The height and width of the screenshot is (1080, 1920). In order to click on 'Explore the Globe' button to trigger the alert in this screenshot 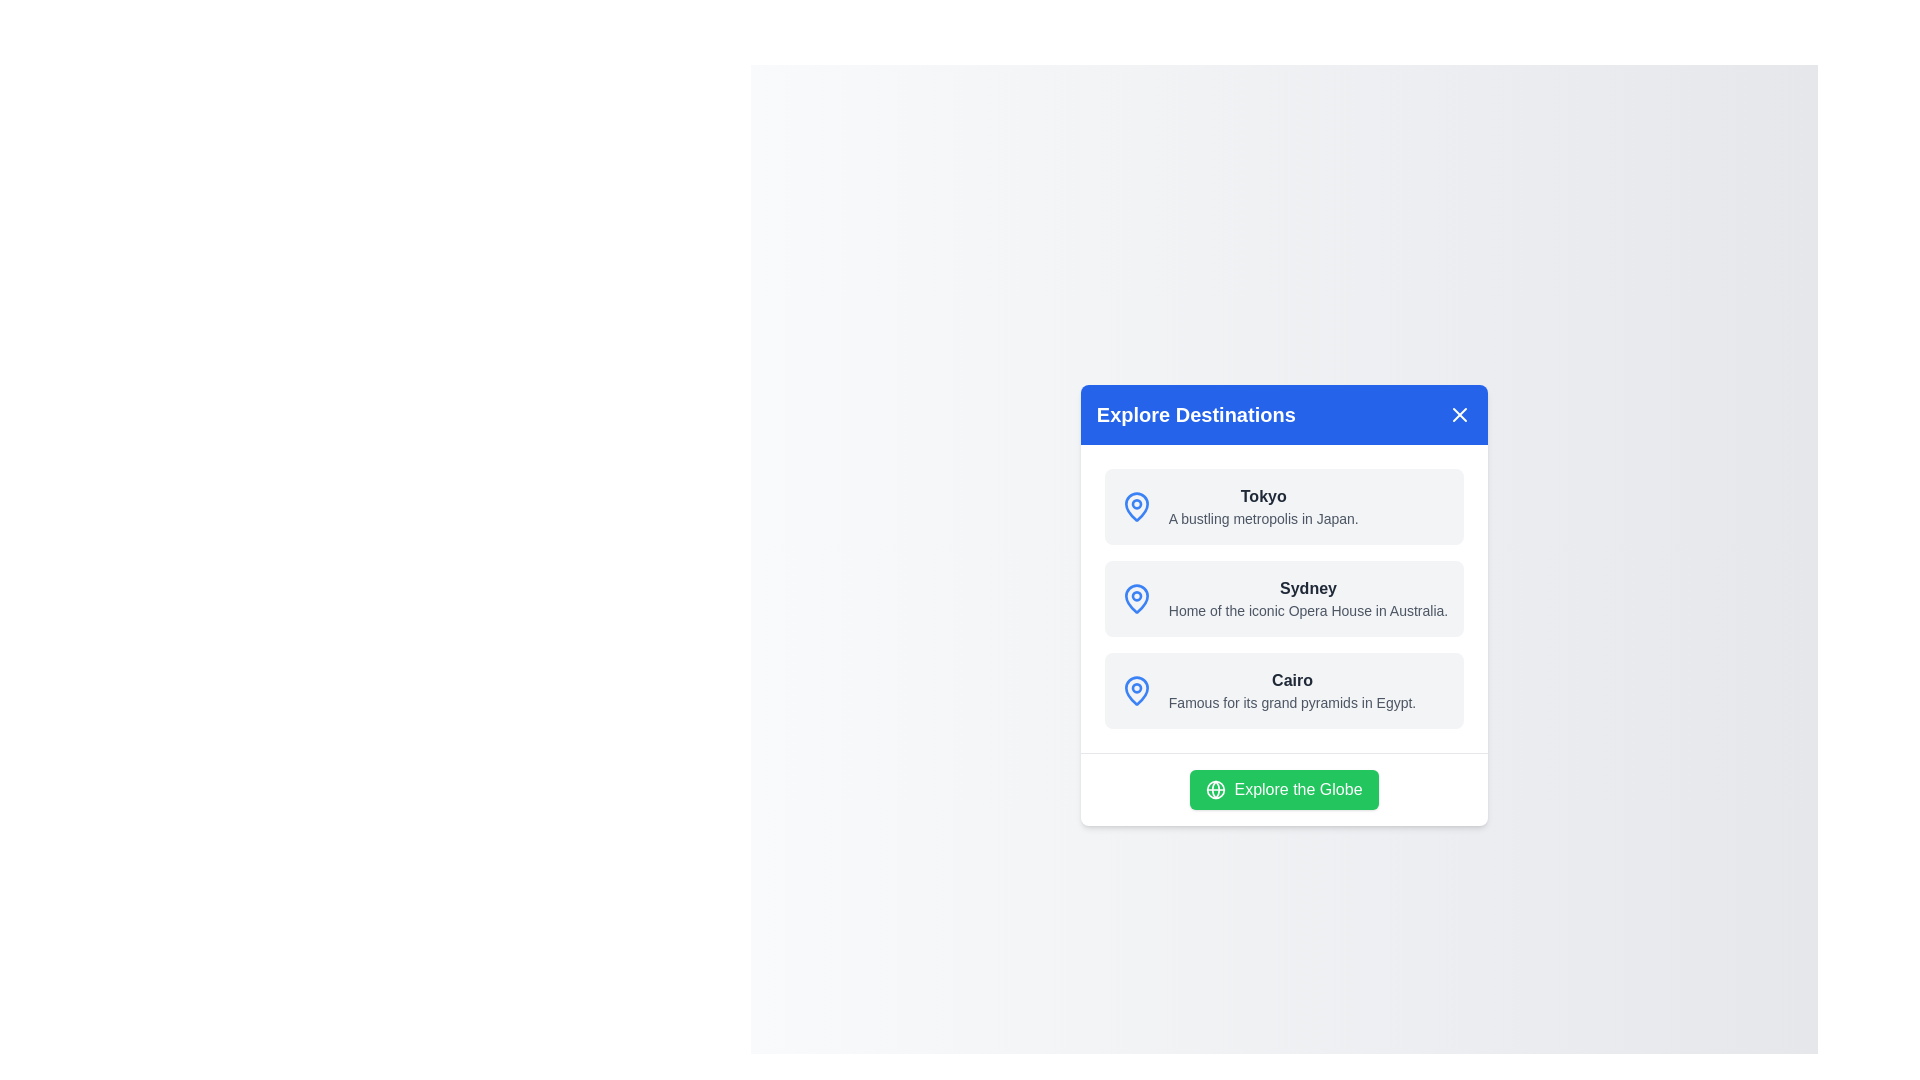, I will do `click(1283, 788)`.